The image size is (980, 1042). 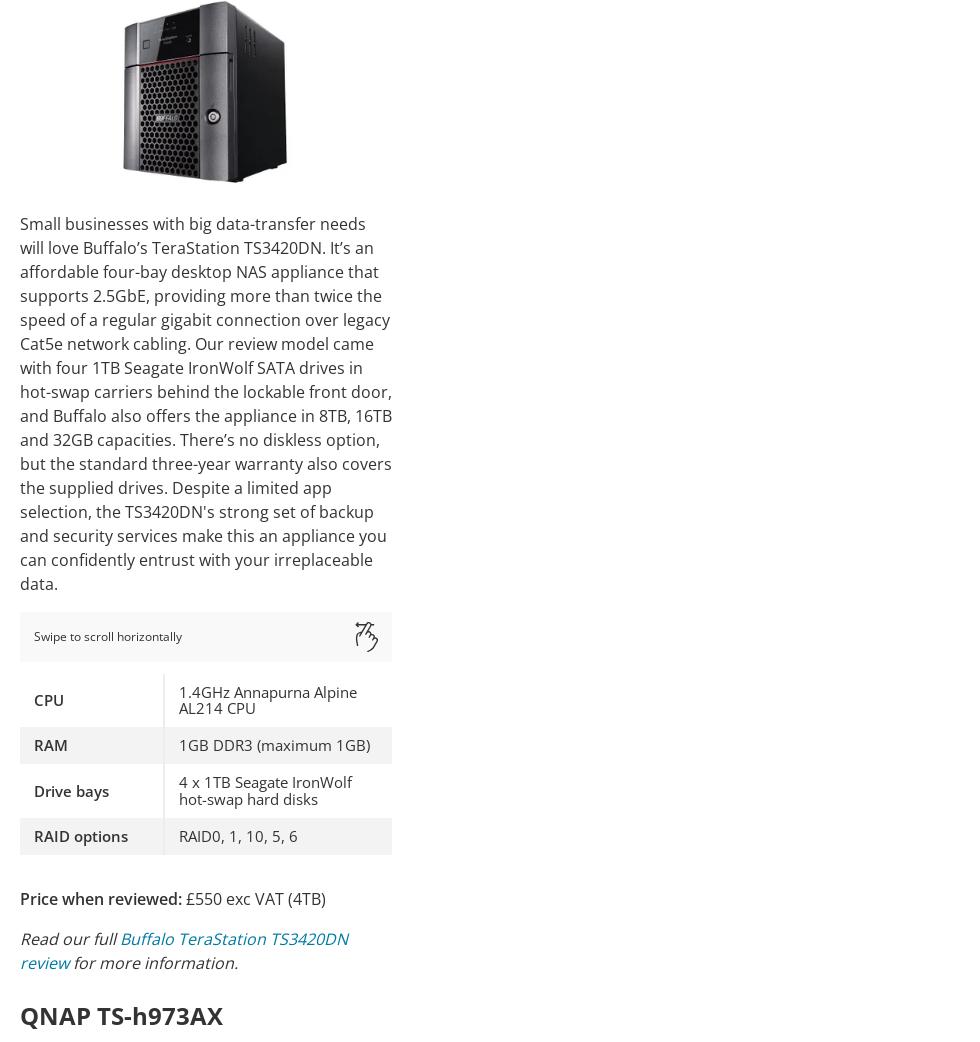 I want to click on 'QNAP TS-h973AX', so click(x=121, y=1014).